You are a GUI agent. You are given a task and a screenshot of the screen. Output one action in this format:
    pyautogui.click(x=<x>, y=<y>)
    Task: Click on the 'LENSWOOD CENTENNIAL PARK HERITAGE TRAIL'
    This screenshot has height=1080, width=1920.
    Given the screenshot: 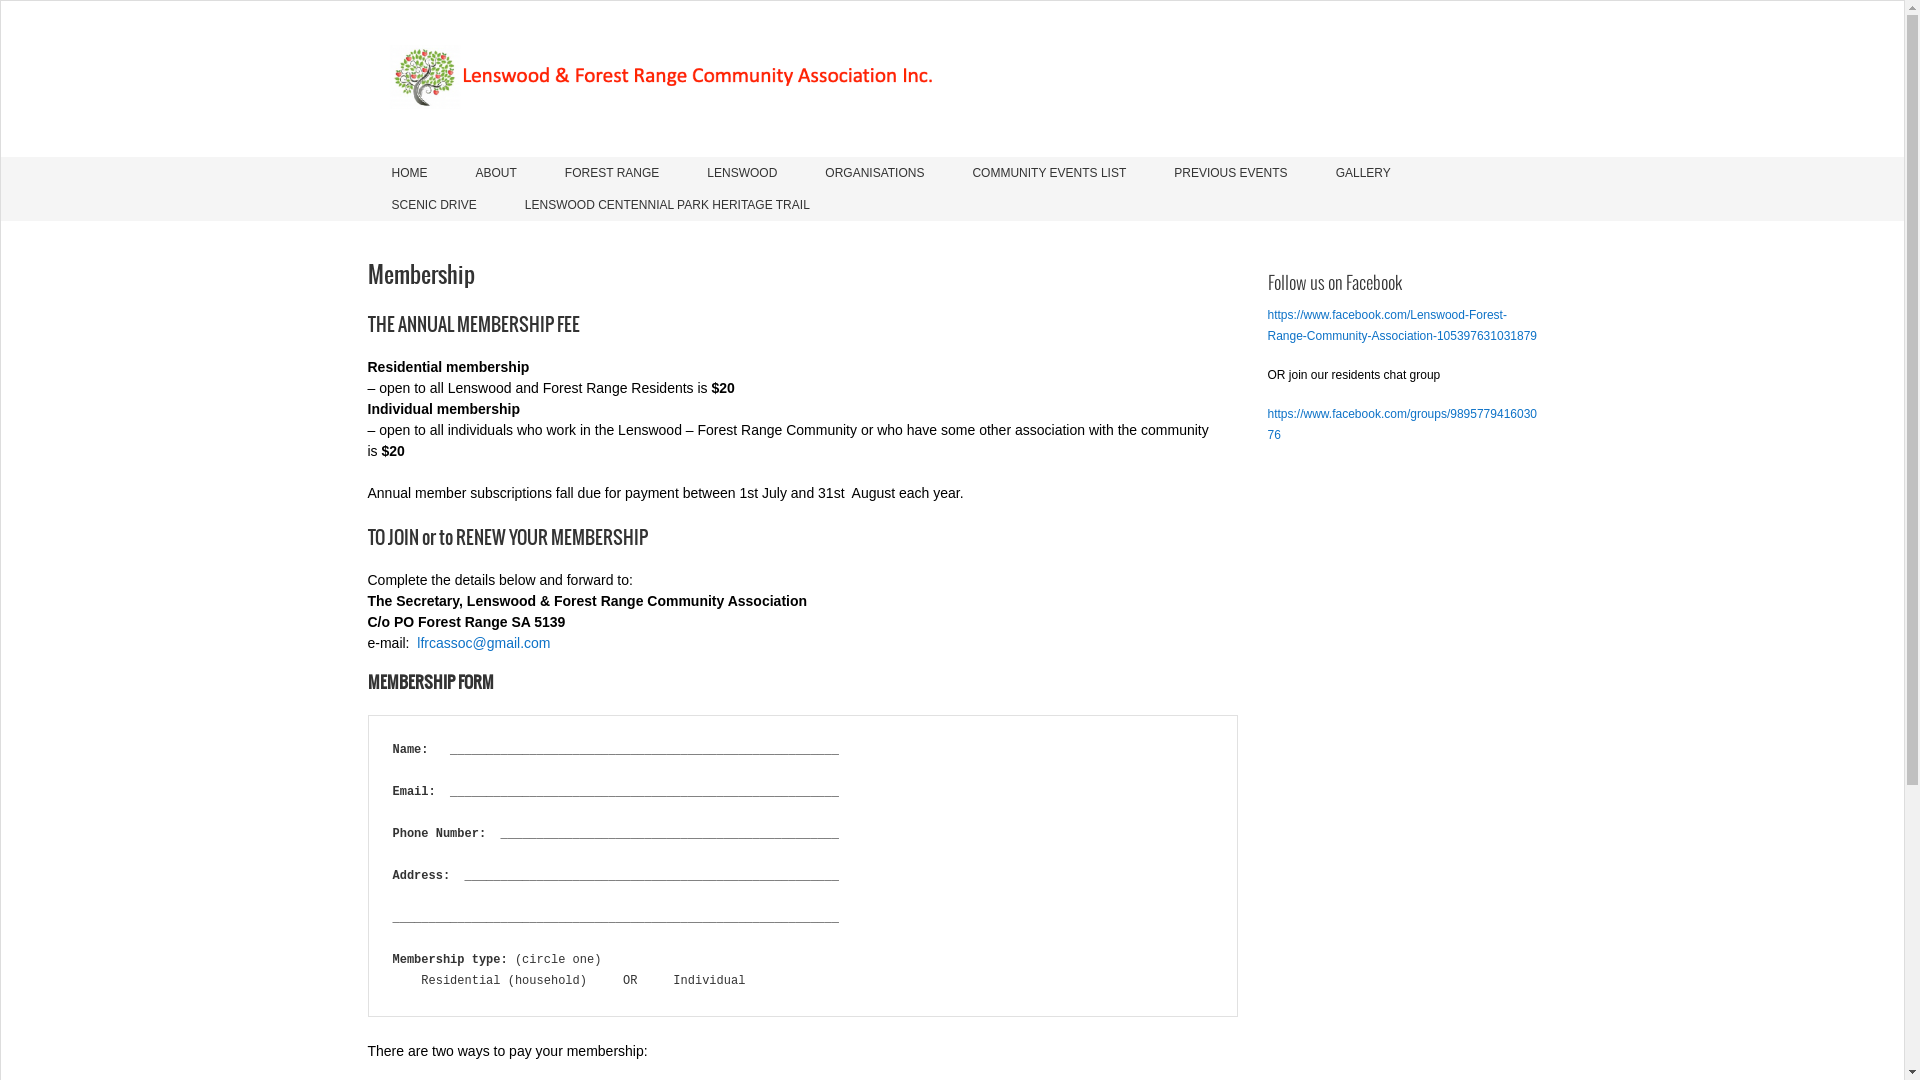 What is the action you would take?
    pyautogui.click(x=667, y=204)
    